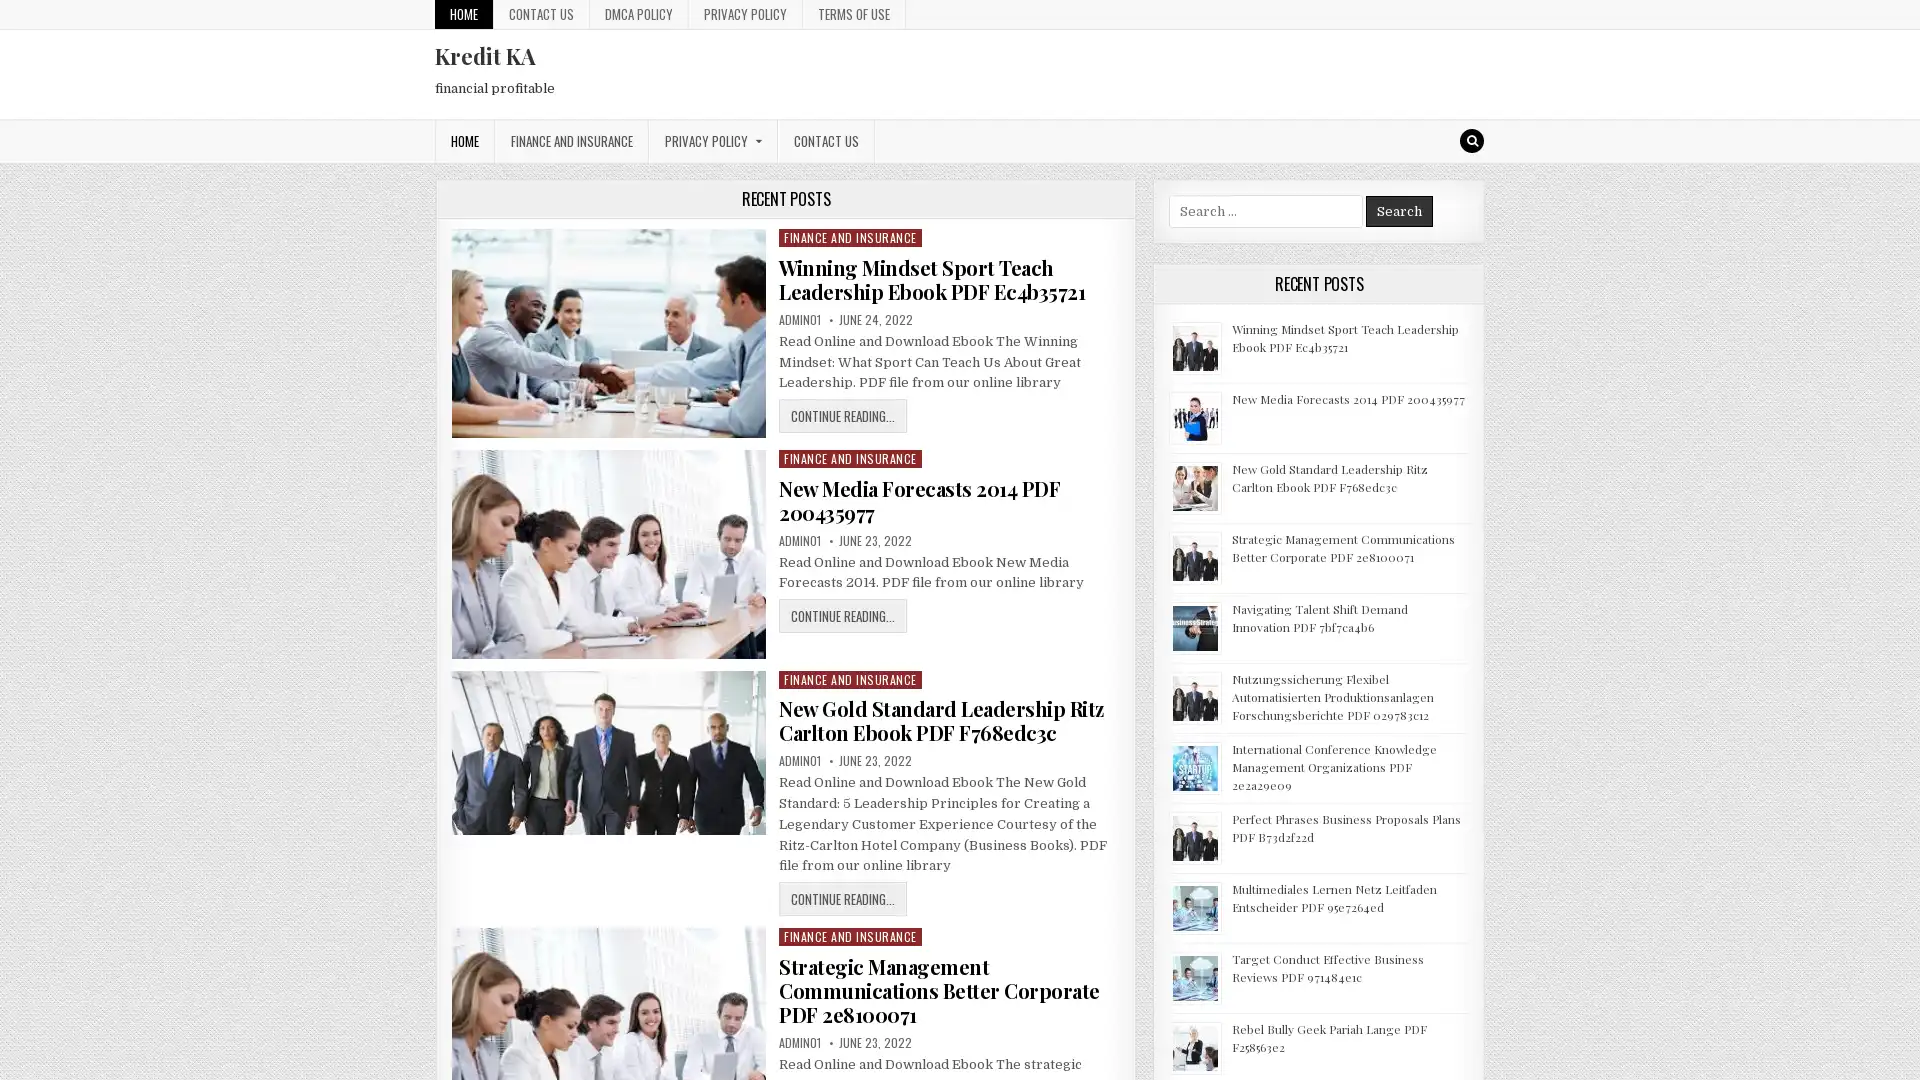  I want to click on Search, so click(1398, 211).